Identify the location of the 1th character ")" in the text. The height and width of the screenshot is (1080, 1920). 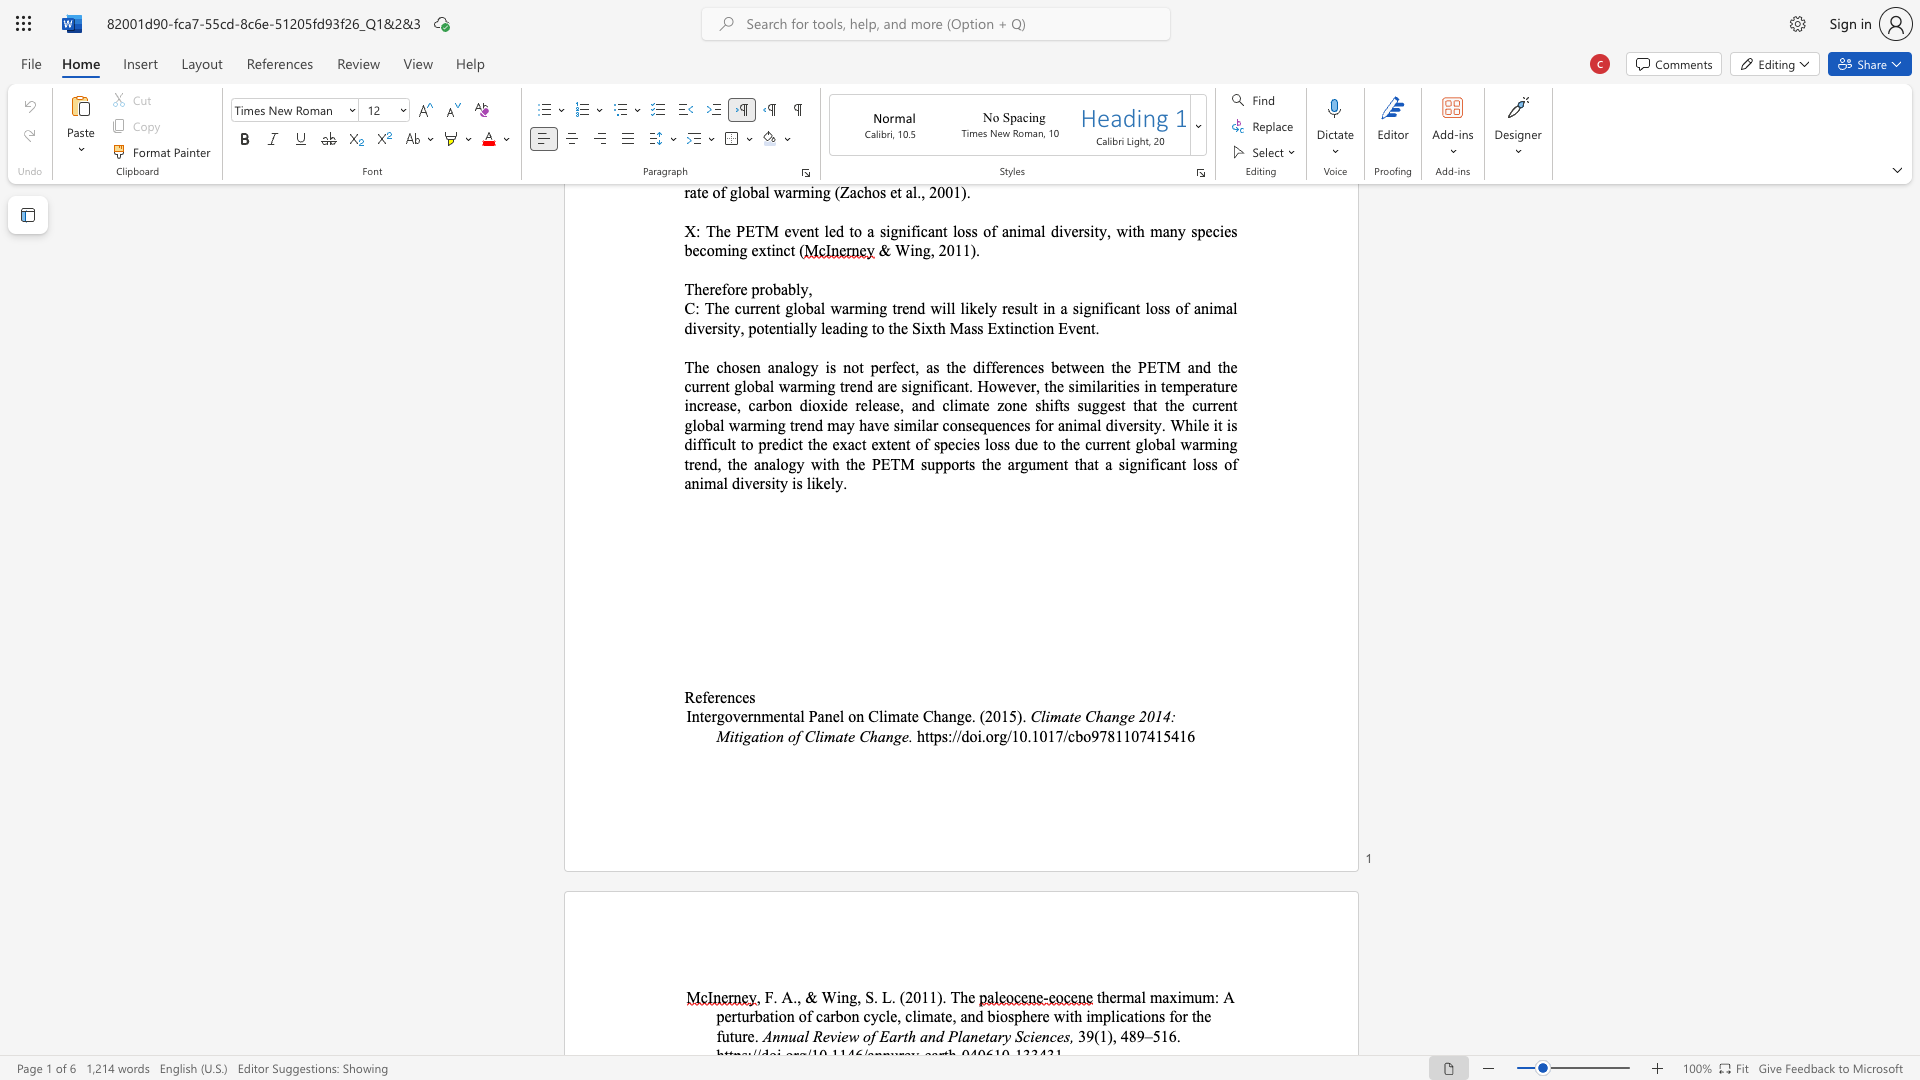
(938, 997).